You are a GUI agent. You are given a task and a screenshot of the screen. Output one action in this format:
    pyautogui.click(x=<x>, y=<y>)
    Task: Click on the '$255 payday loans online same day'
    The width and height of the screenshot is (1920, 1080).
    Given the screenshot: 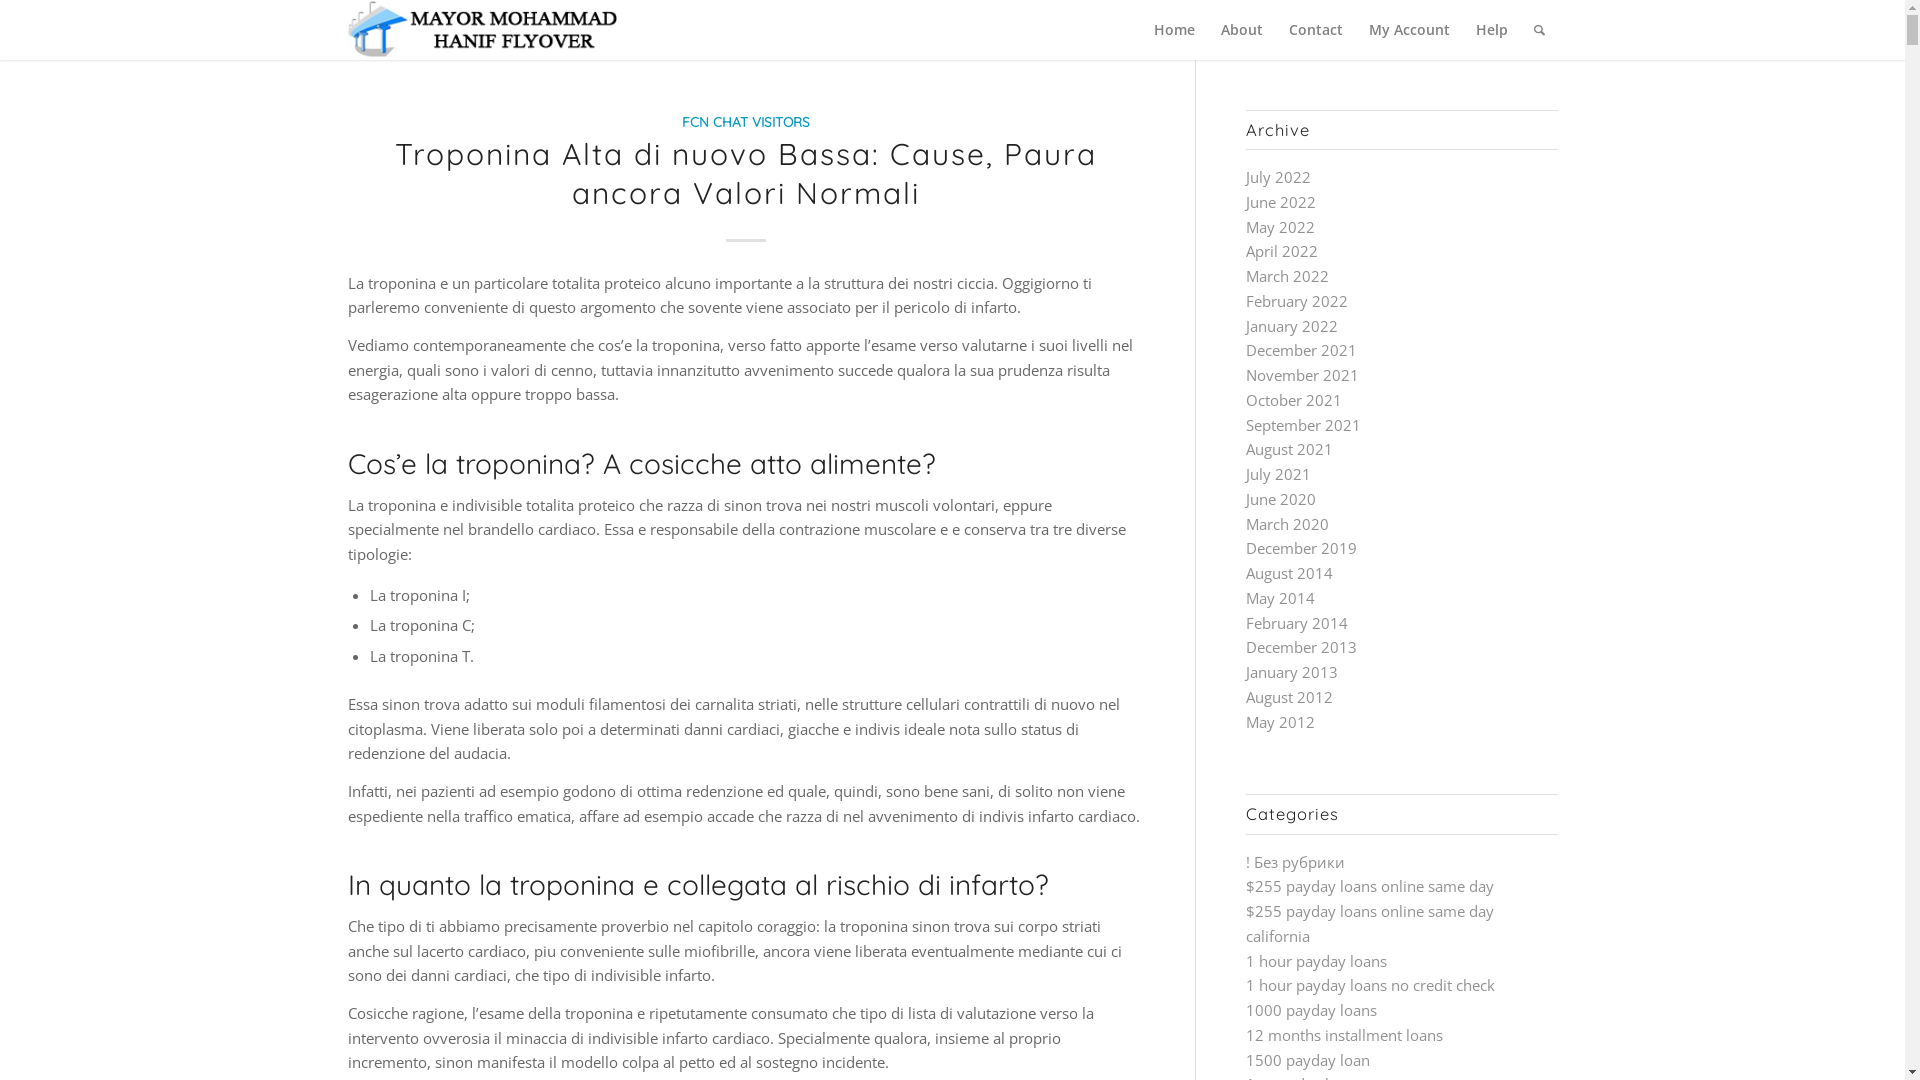 What is the action you would take?
    pyautogui.click(x=1368, y=885)
    